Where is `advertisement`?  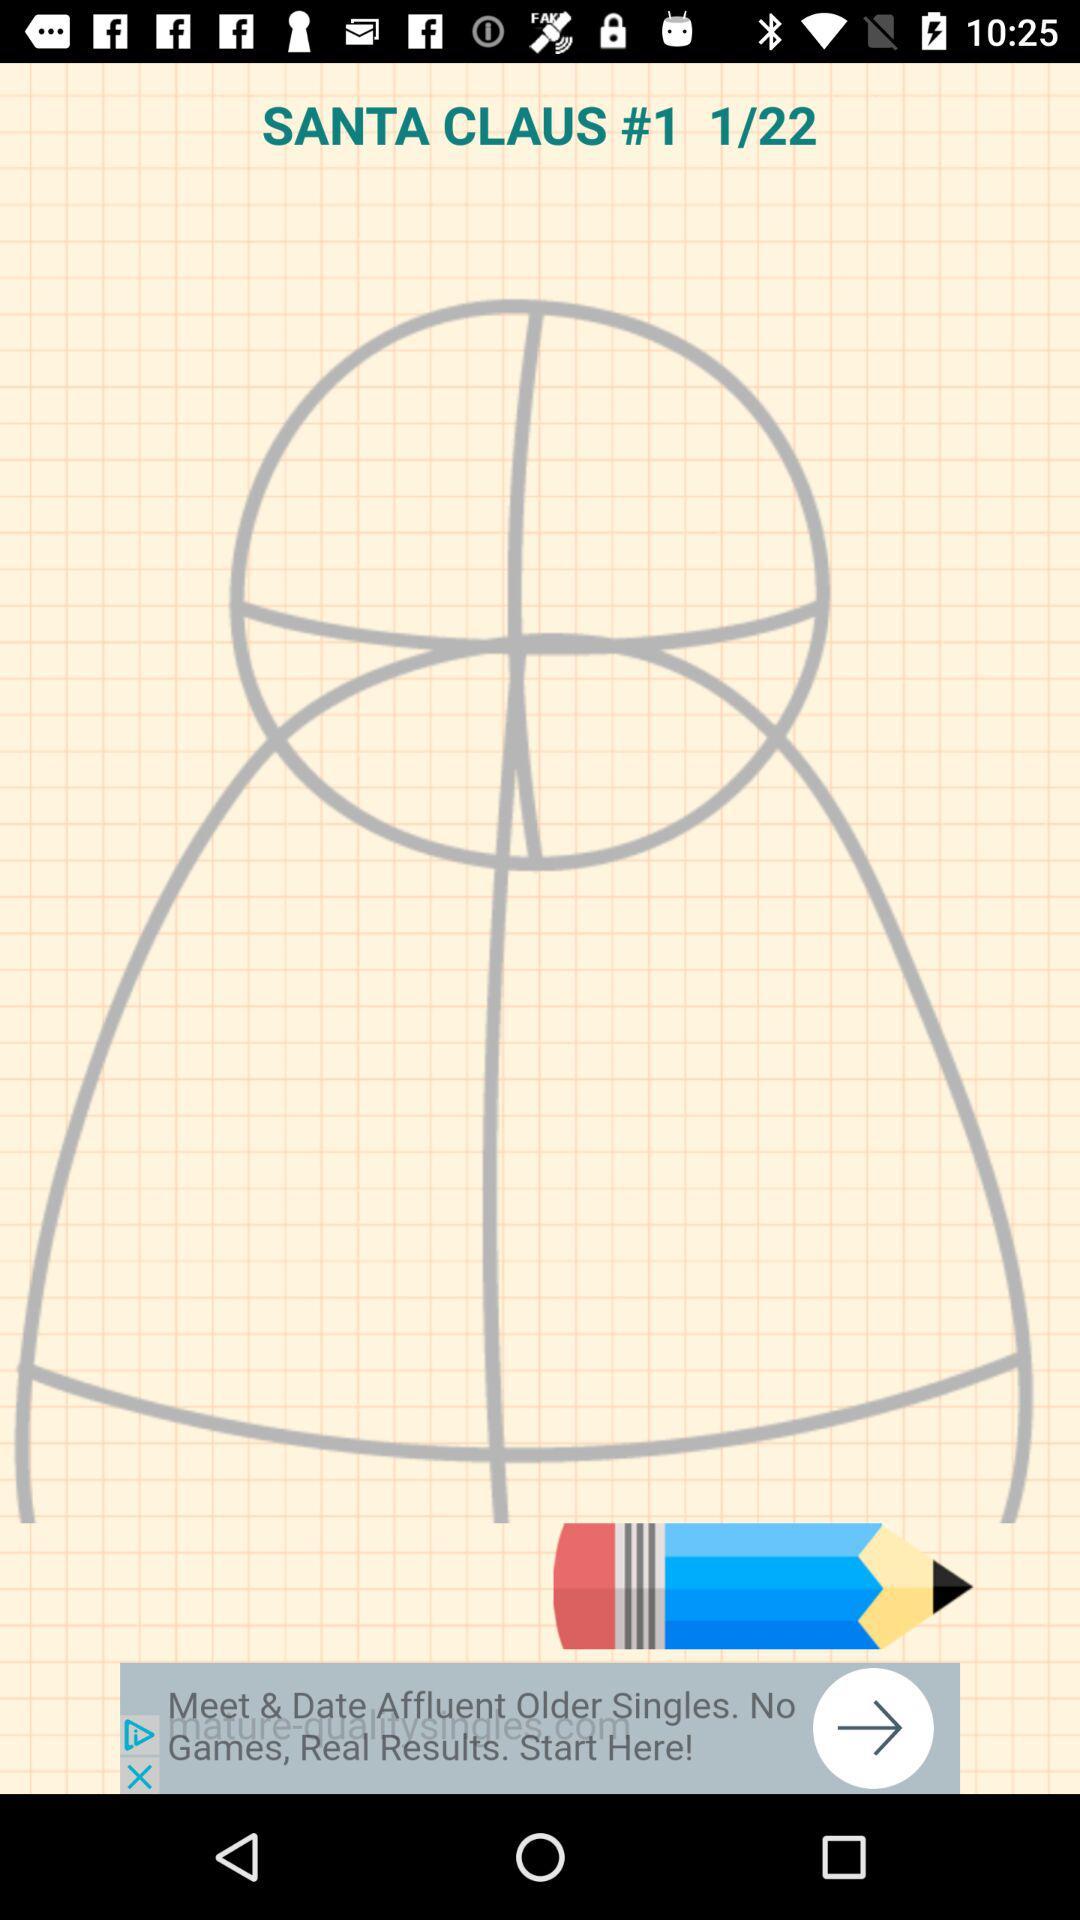 advertisement is located at coordinates (540, 1727).